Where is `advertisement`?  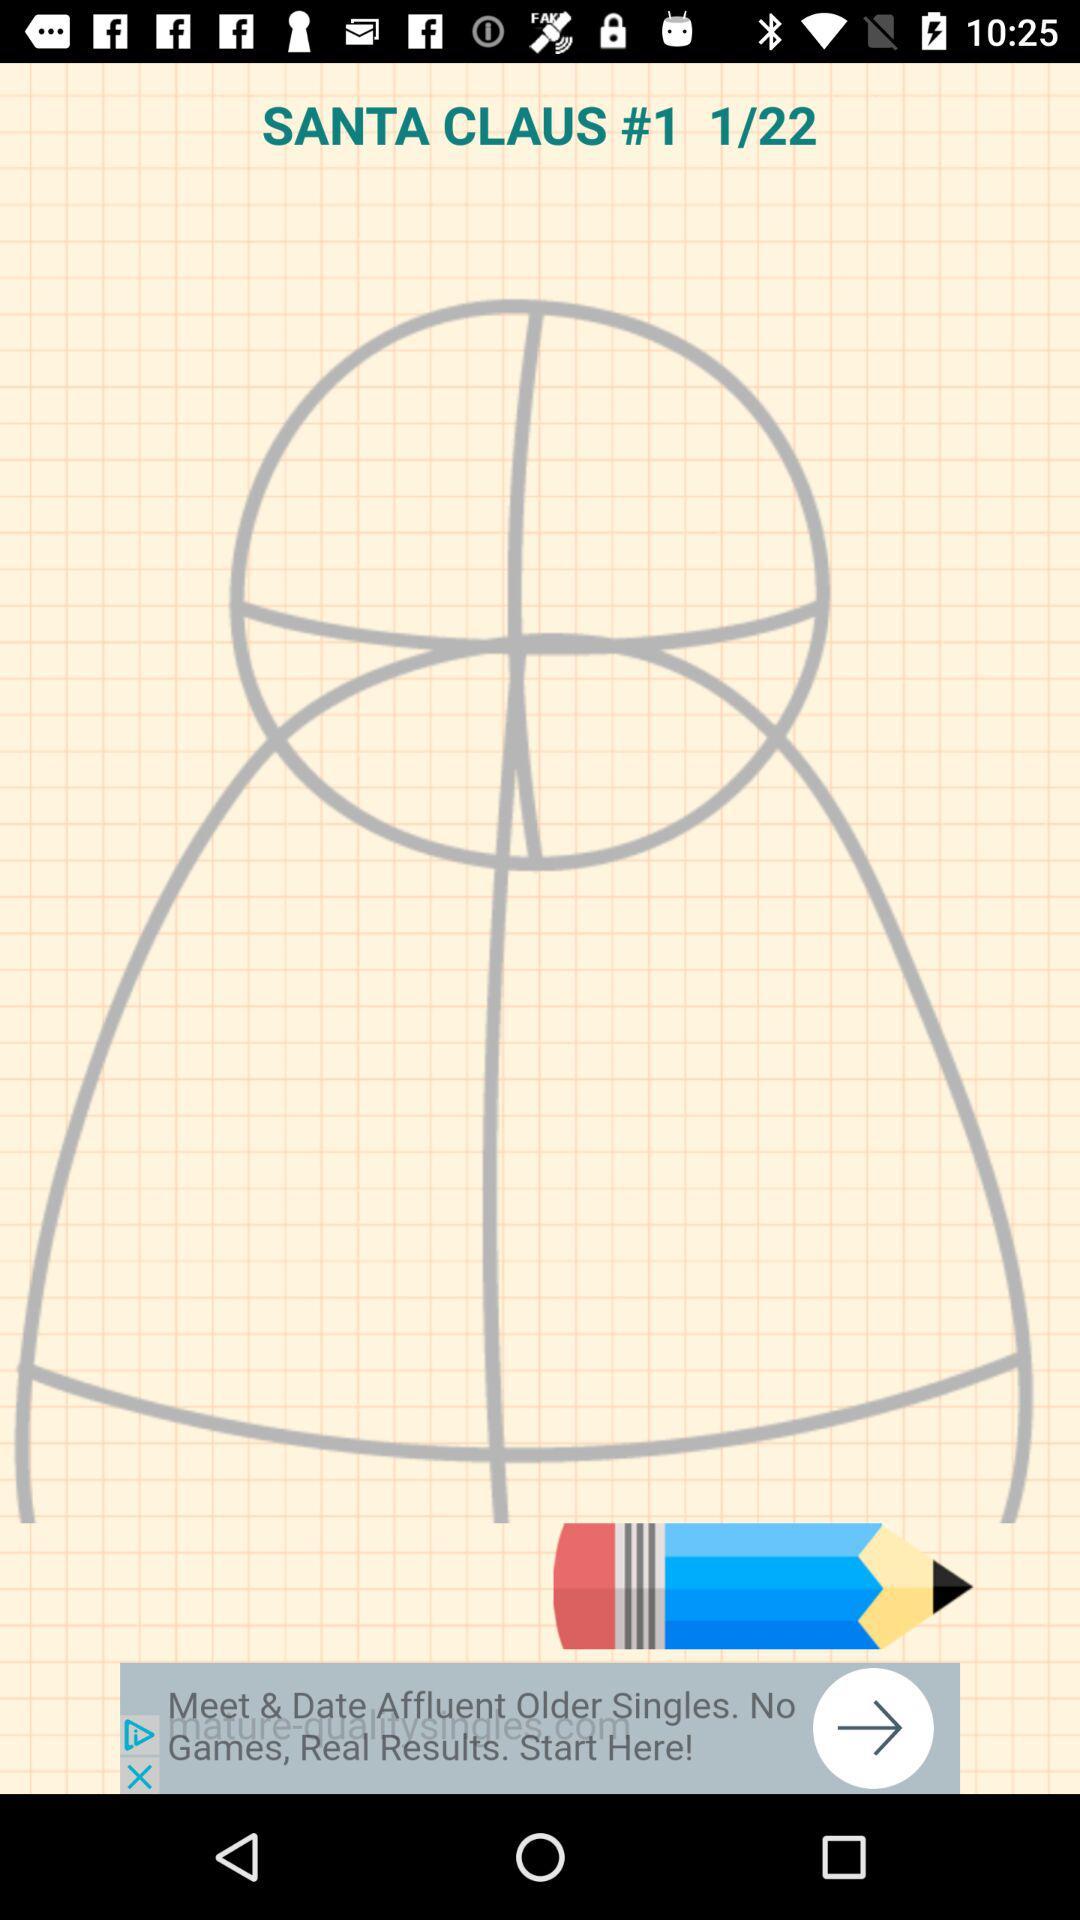 advertisement is located at coordinates (540, 1727).